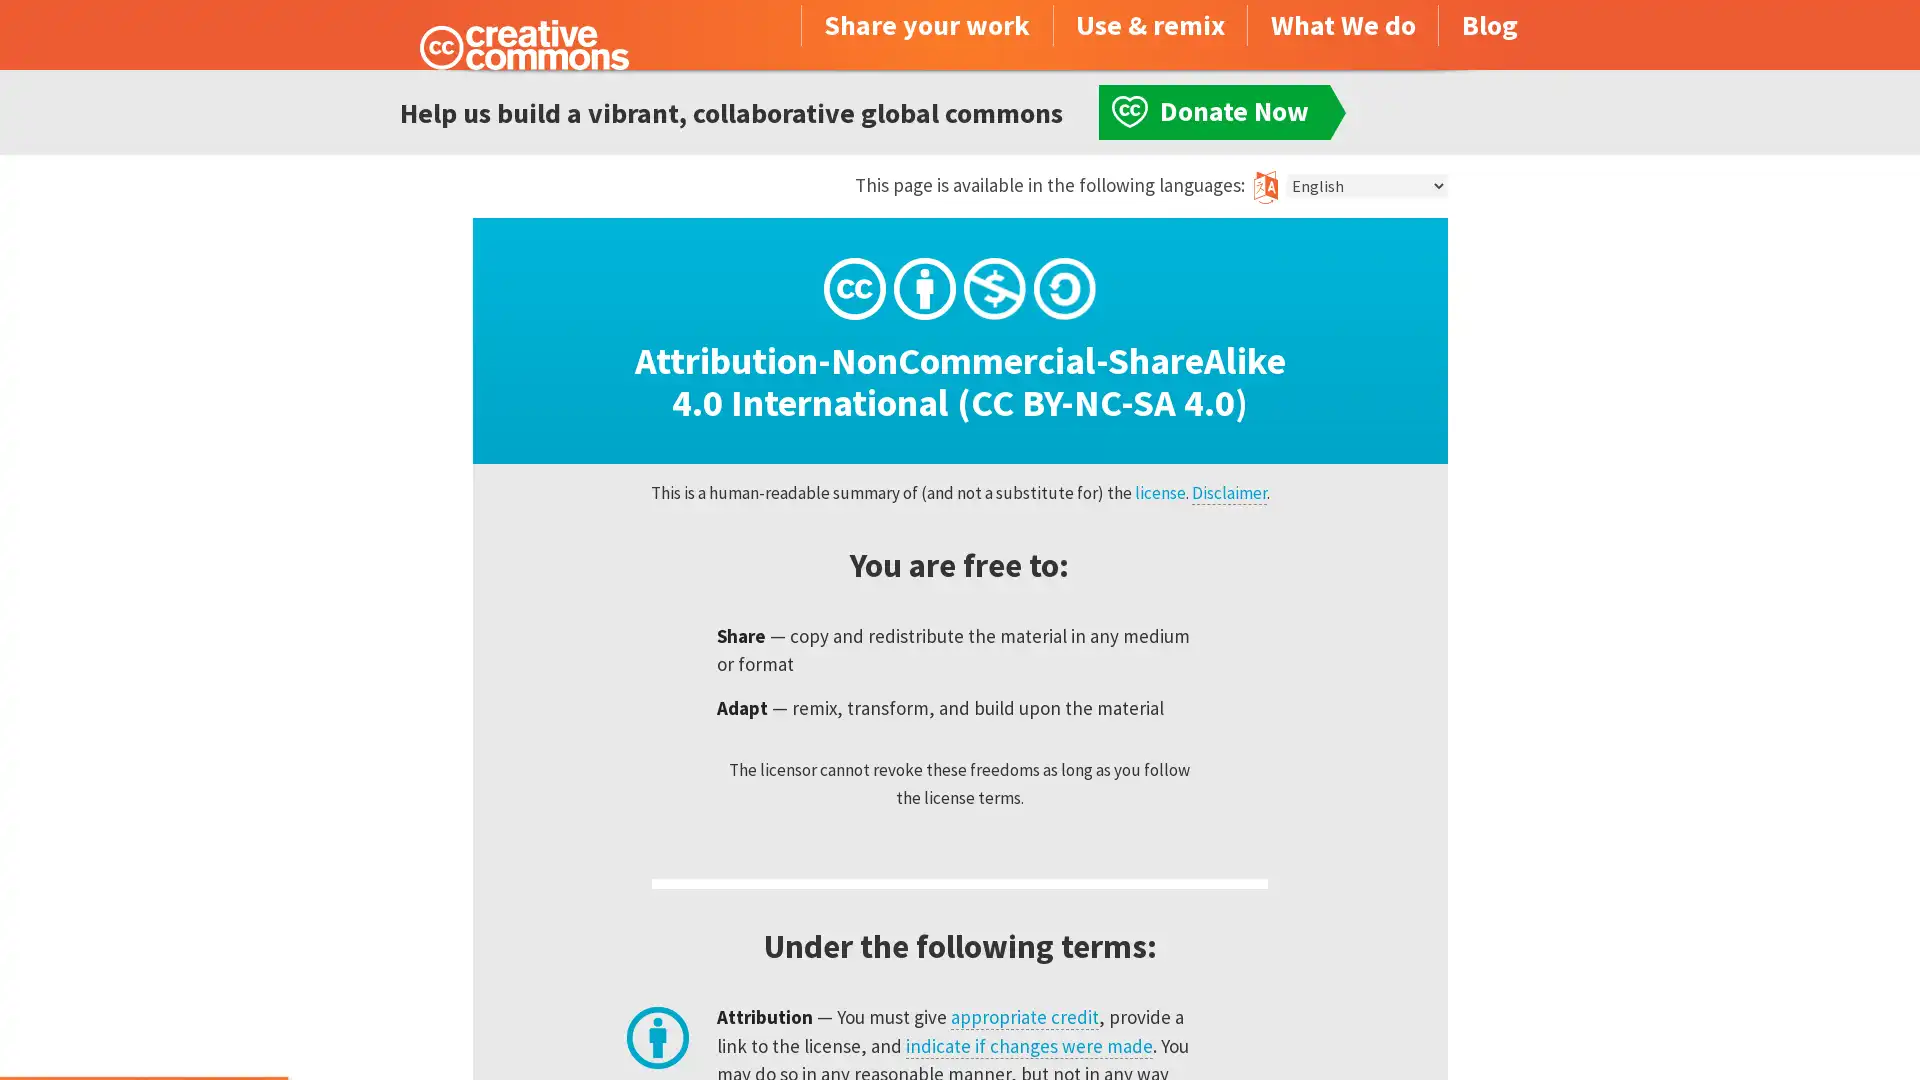 The height and width of the screenshot is (1080, 1920). I want to click on Donate Now, so click(143, 1026).